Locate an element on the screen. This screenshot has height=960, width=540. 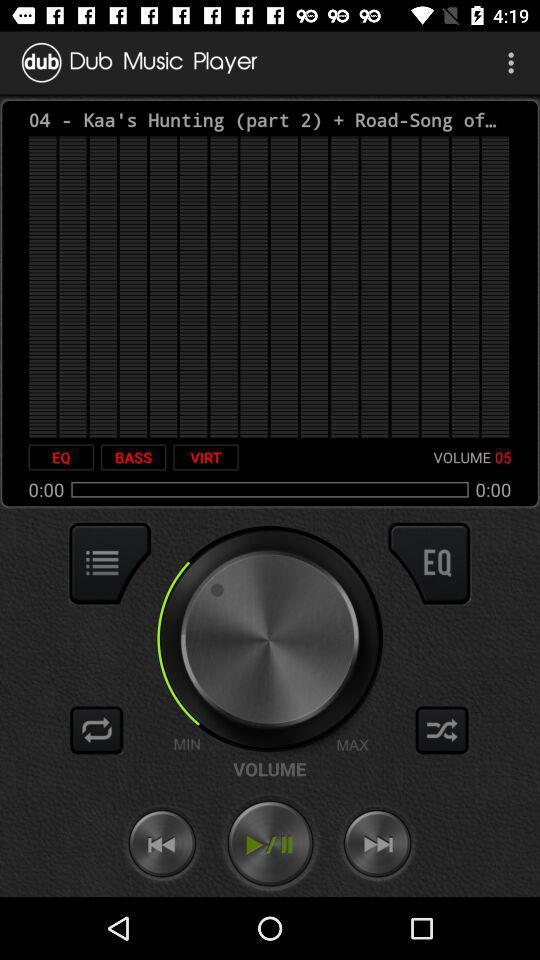
open main menu is located at coordinates (110, 563).